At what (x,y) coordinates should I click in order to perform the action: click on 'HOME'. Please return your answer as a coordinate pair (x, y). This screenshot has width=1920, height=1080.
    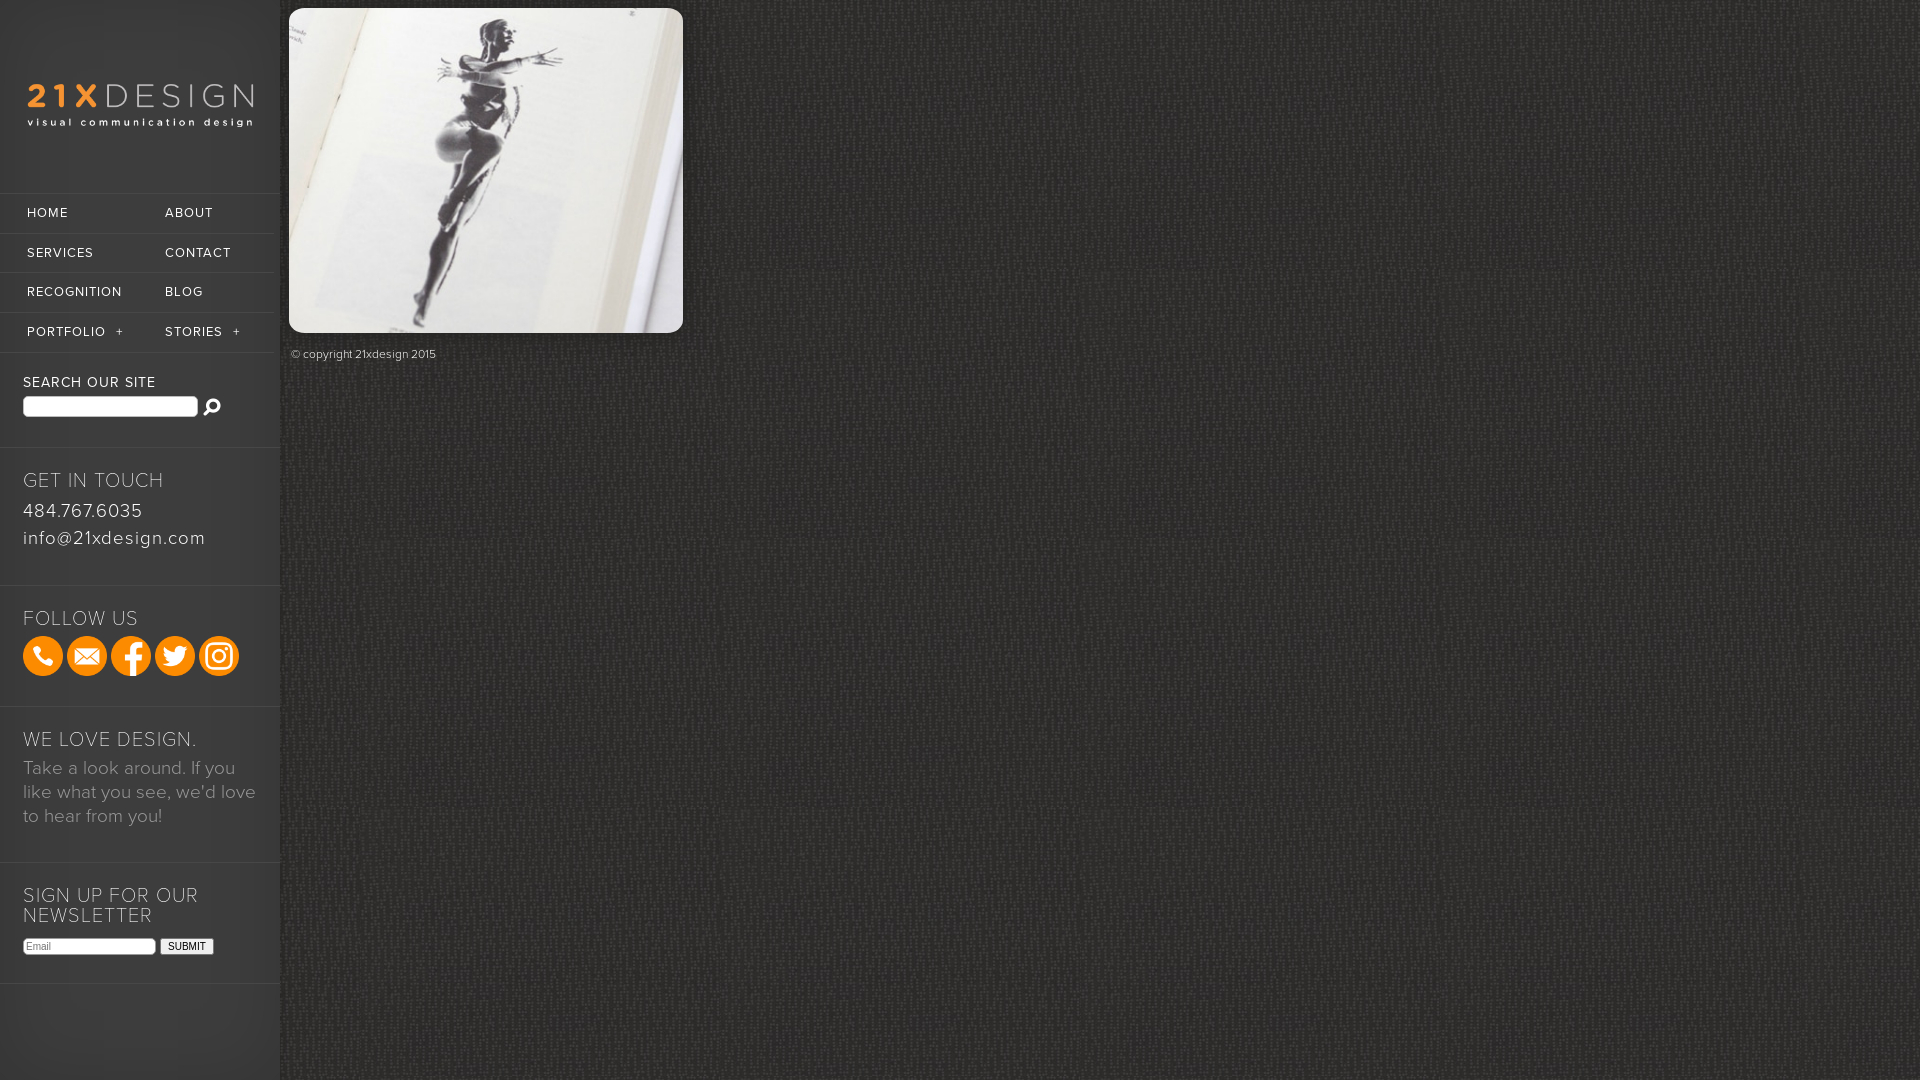
    Looking at the image, I should click on (68, 213).